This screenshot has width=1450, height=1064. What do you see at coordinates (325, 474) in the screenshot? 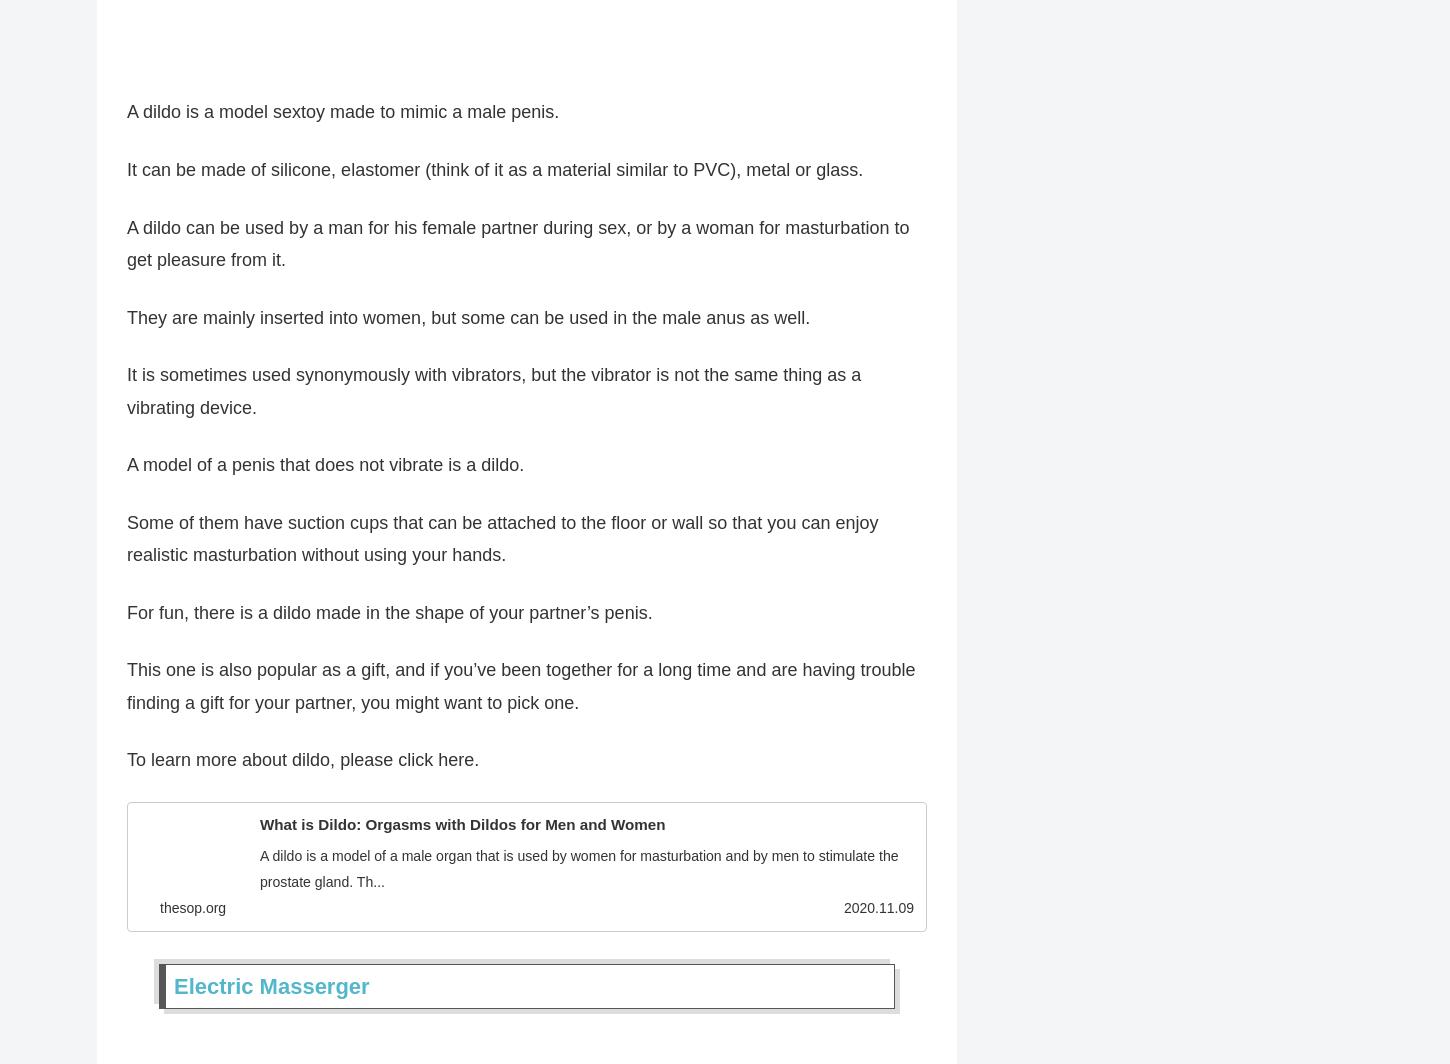
I see `'A model of a penis that does not vibrate is a dildo.'` at bounding box center [325, 474].